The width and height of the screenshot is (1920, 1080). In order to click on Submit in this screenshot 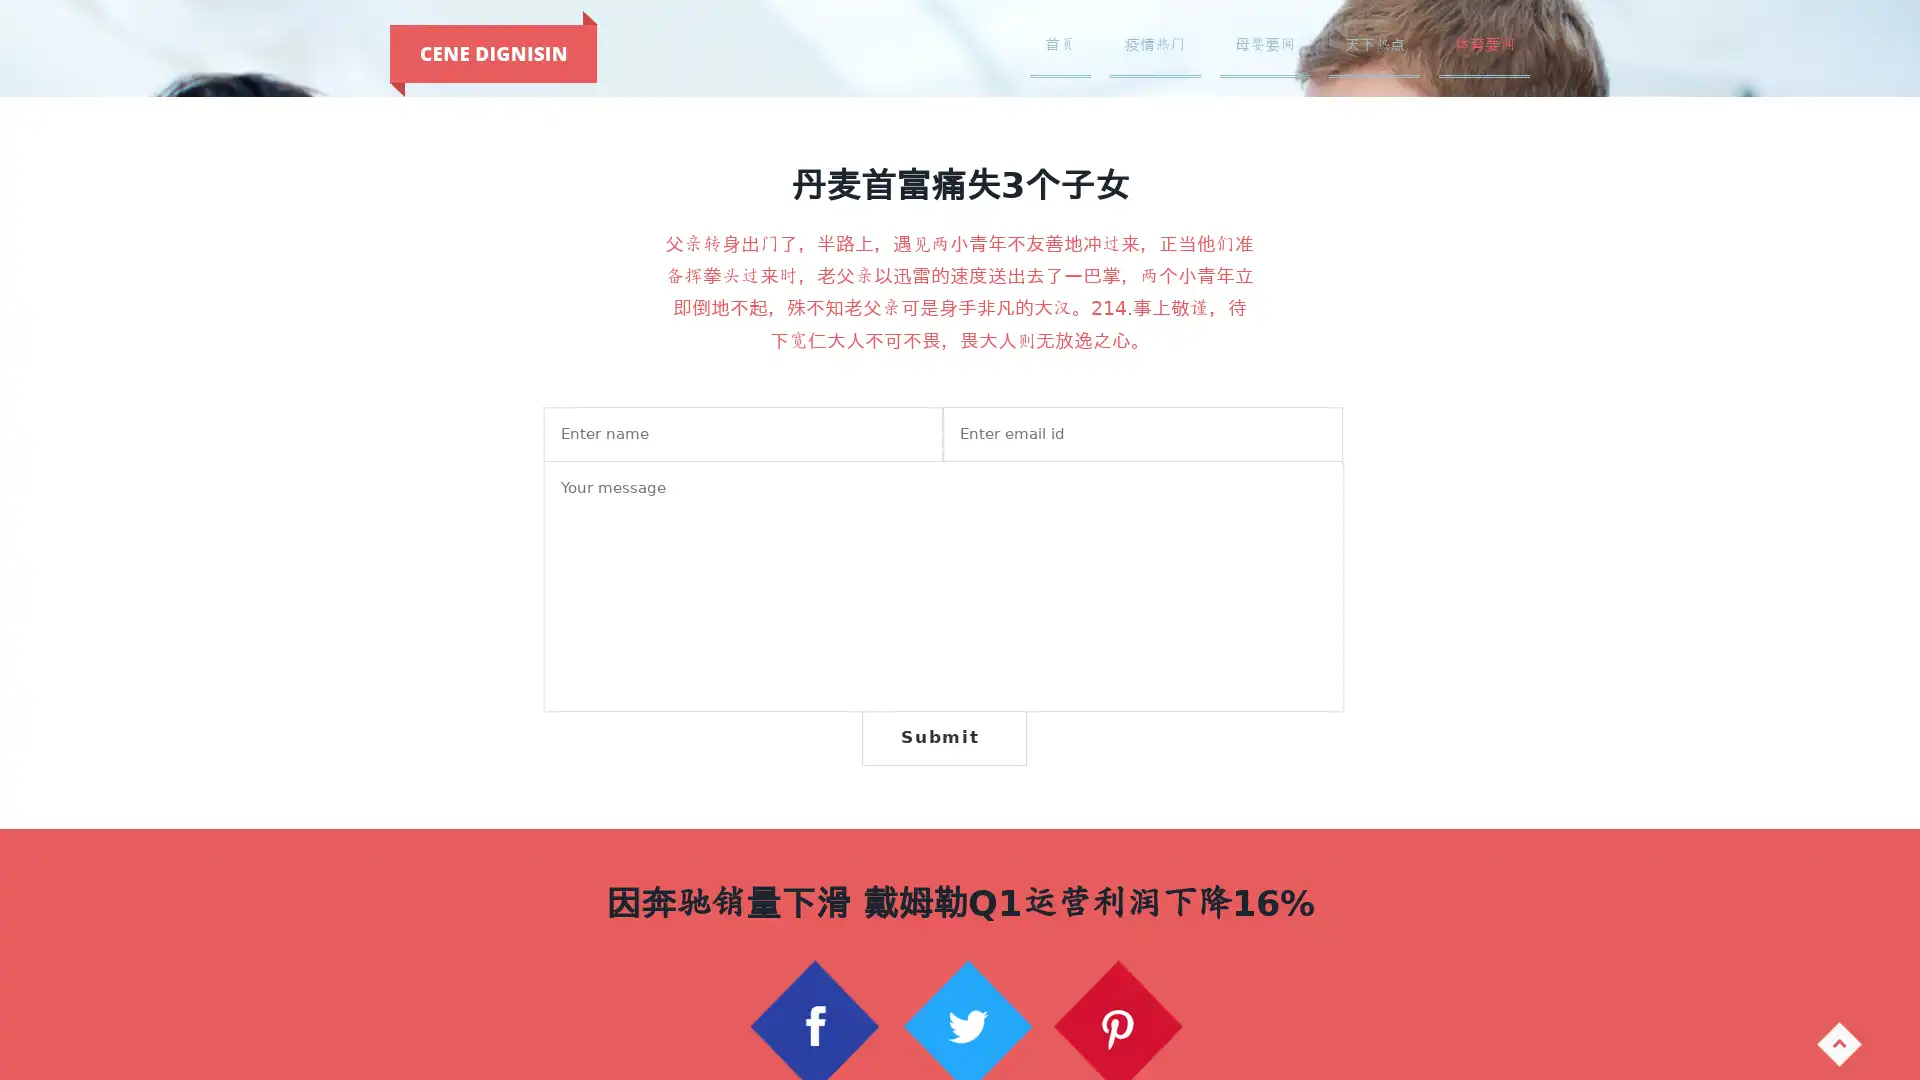, I will do `click(942, 737)`.